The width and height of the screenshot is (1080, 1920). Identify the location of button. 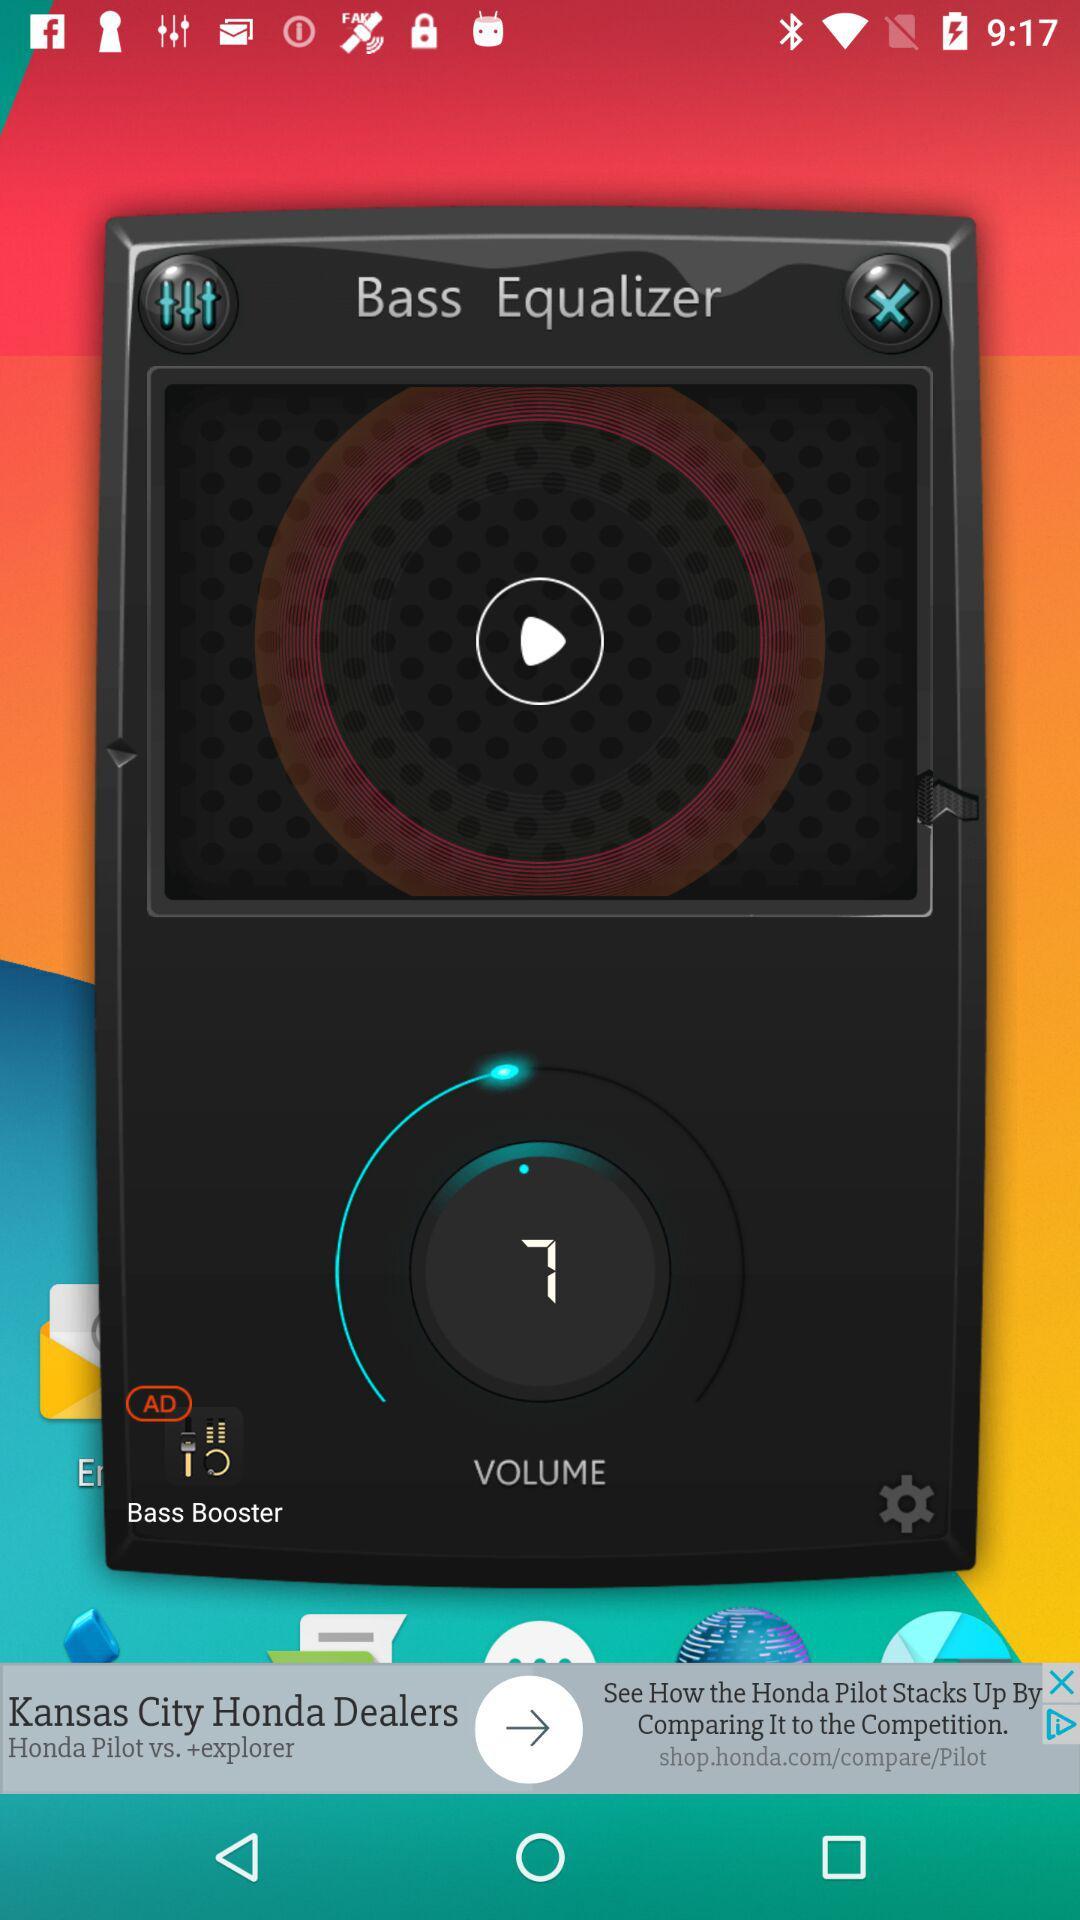
(540, 641).